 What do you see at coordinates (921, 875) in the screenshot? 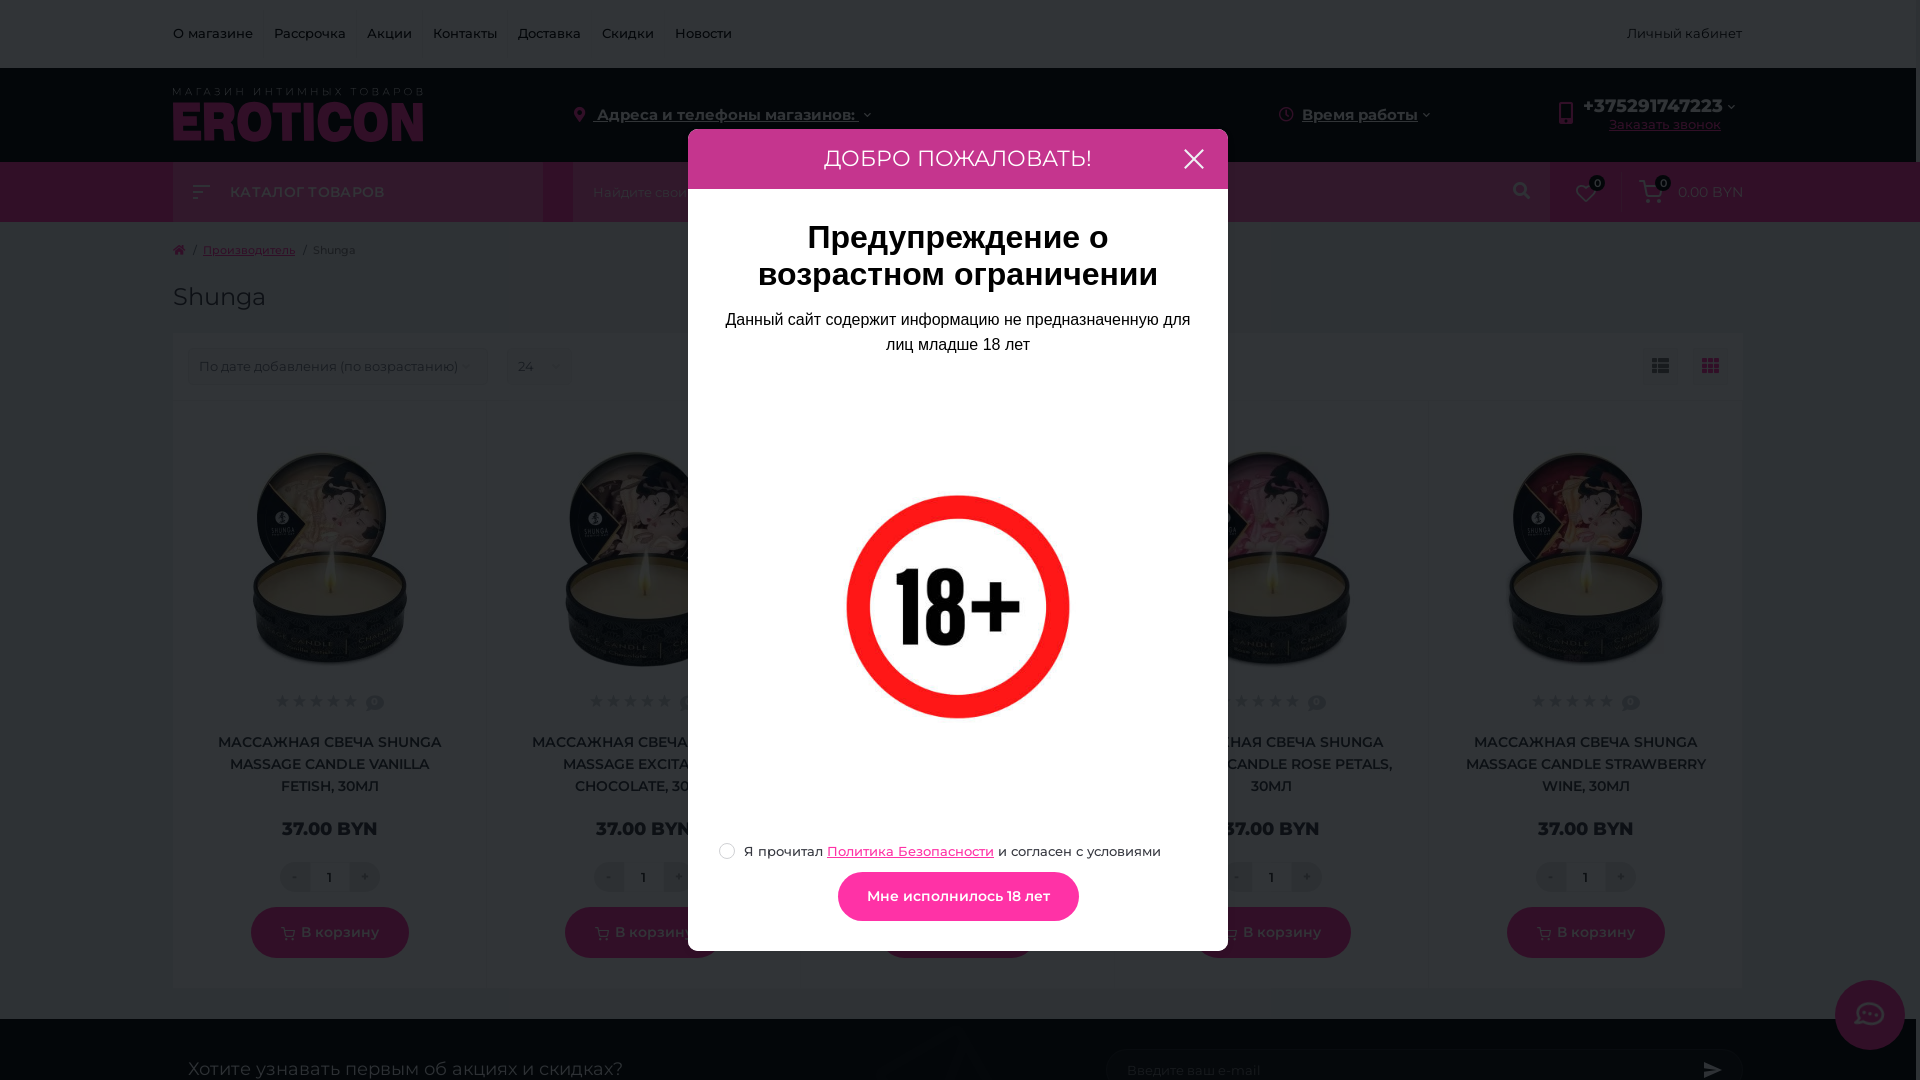
I see `'-'` at bounding box center [921, 875].